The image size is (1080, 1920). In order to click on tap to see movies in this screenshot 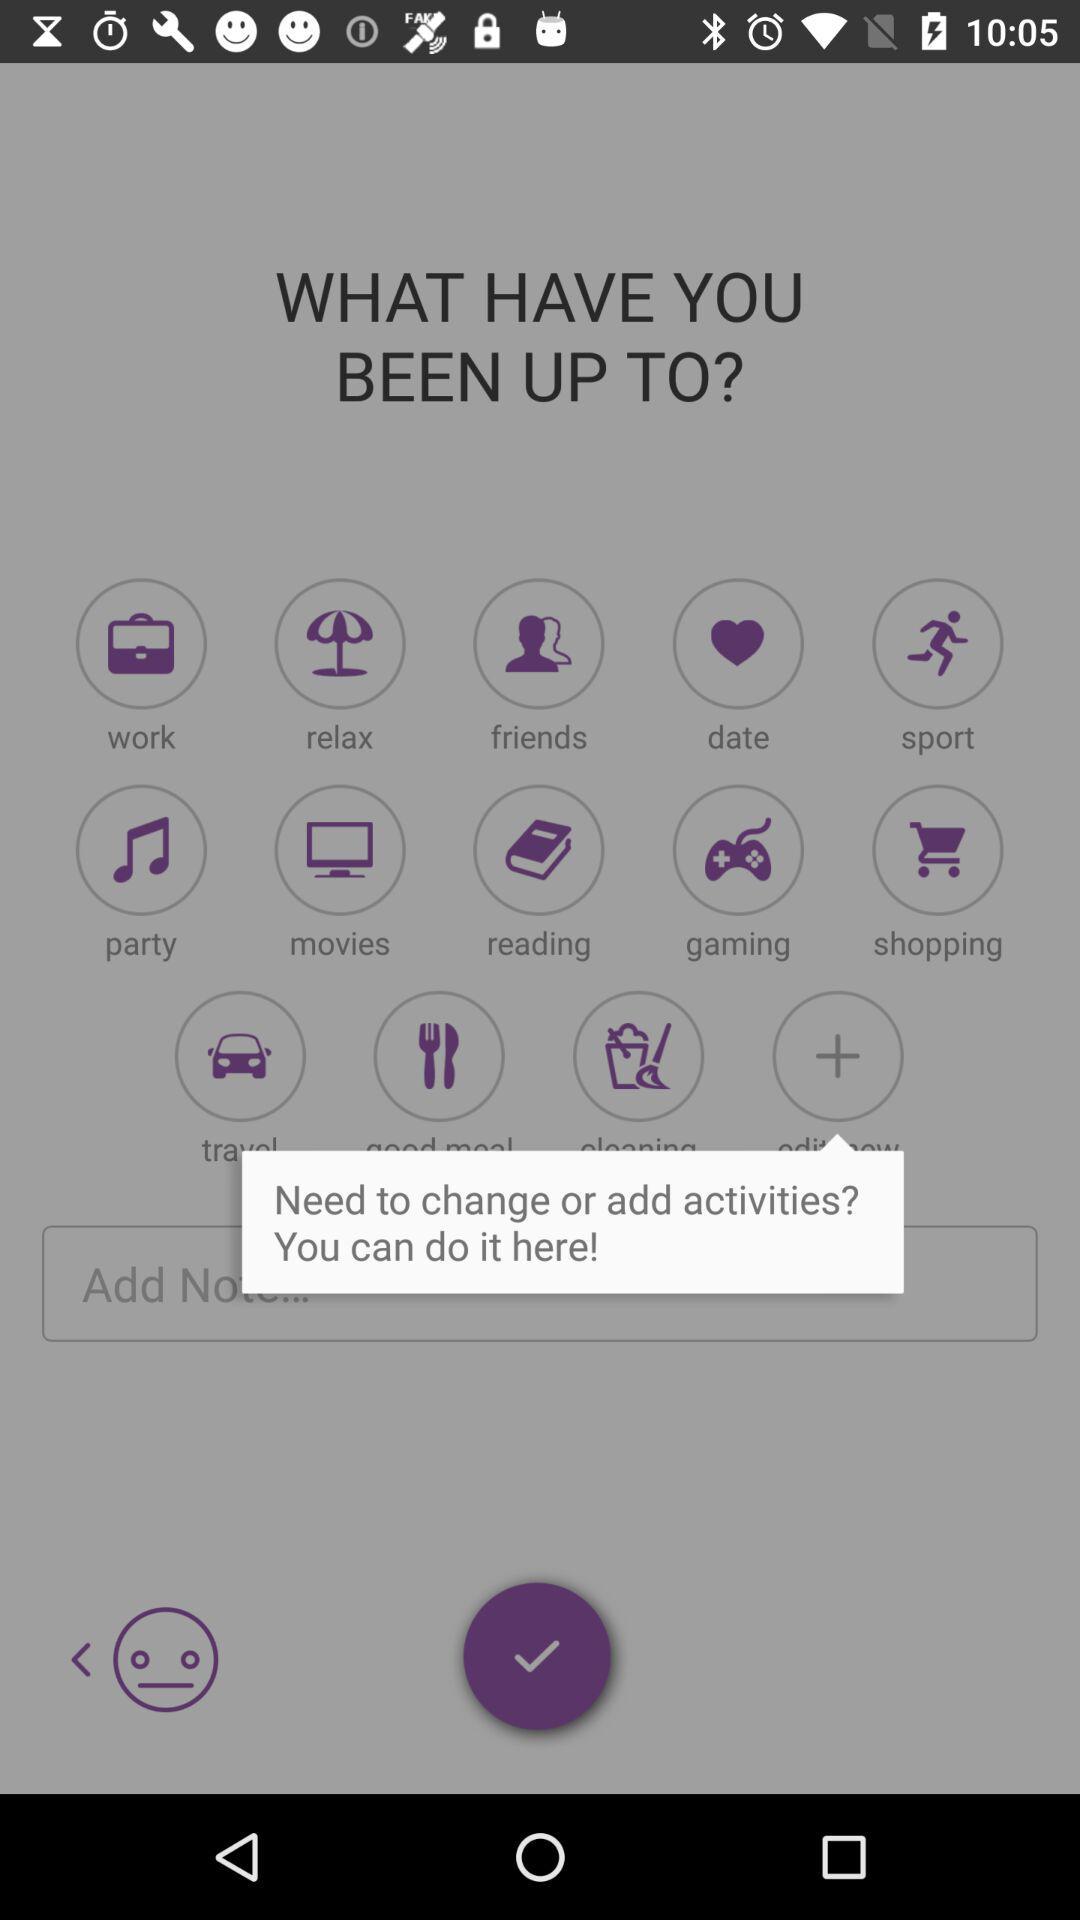, I will do `click(339, 850)`.